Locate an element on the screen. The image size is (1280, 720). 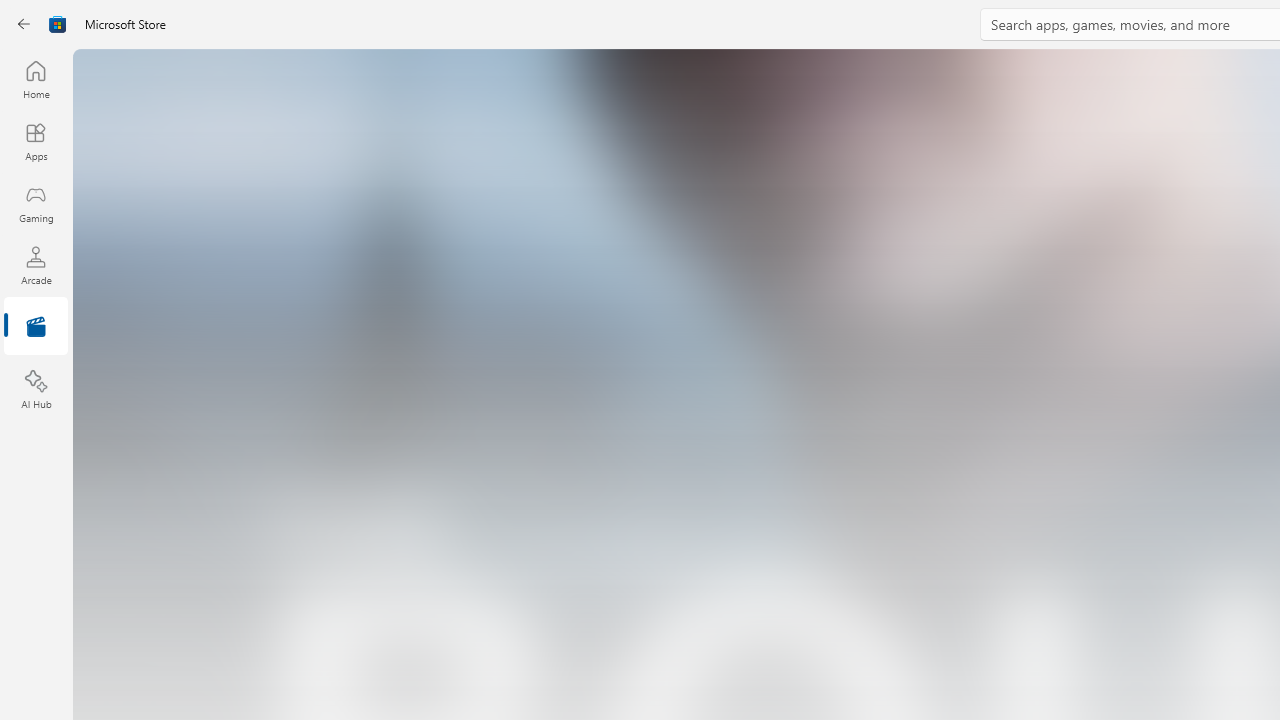
'Home' is located at coordinates (35, 78).